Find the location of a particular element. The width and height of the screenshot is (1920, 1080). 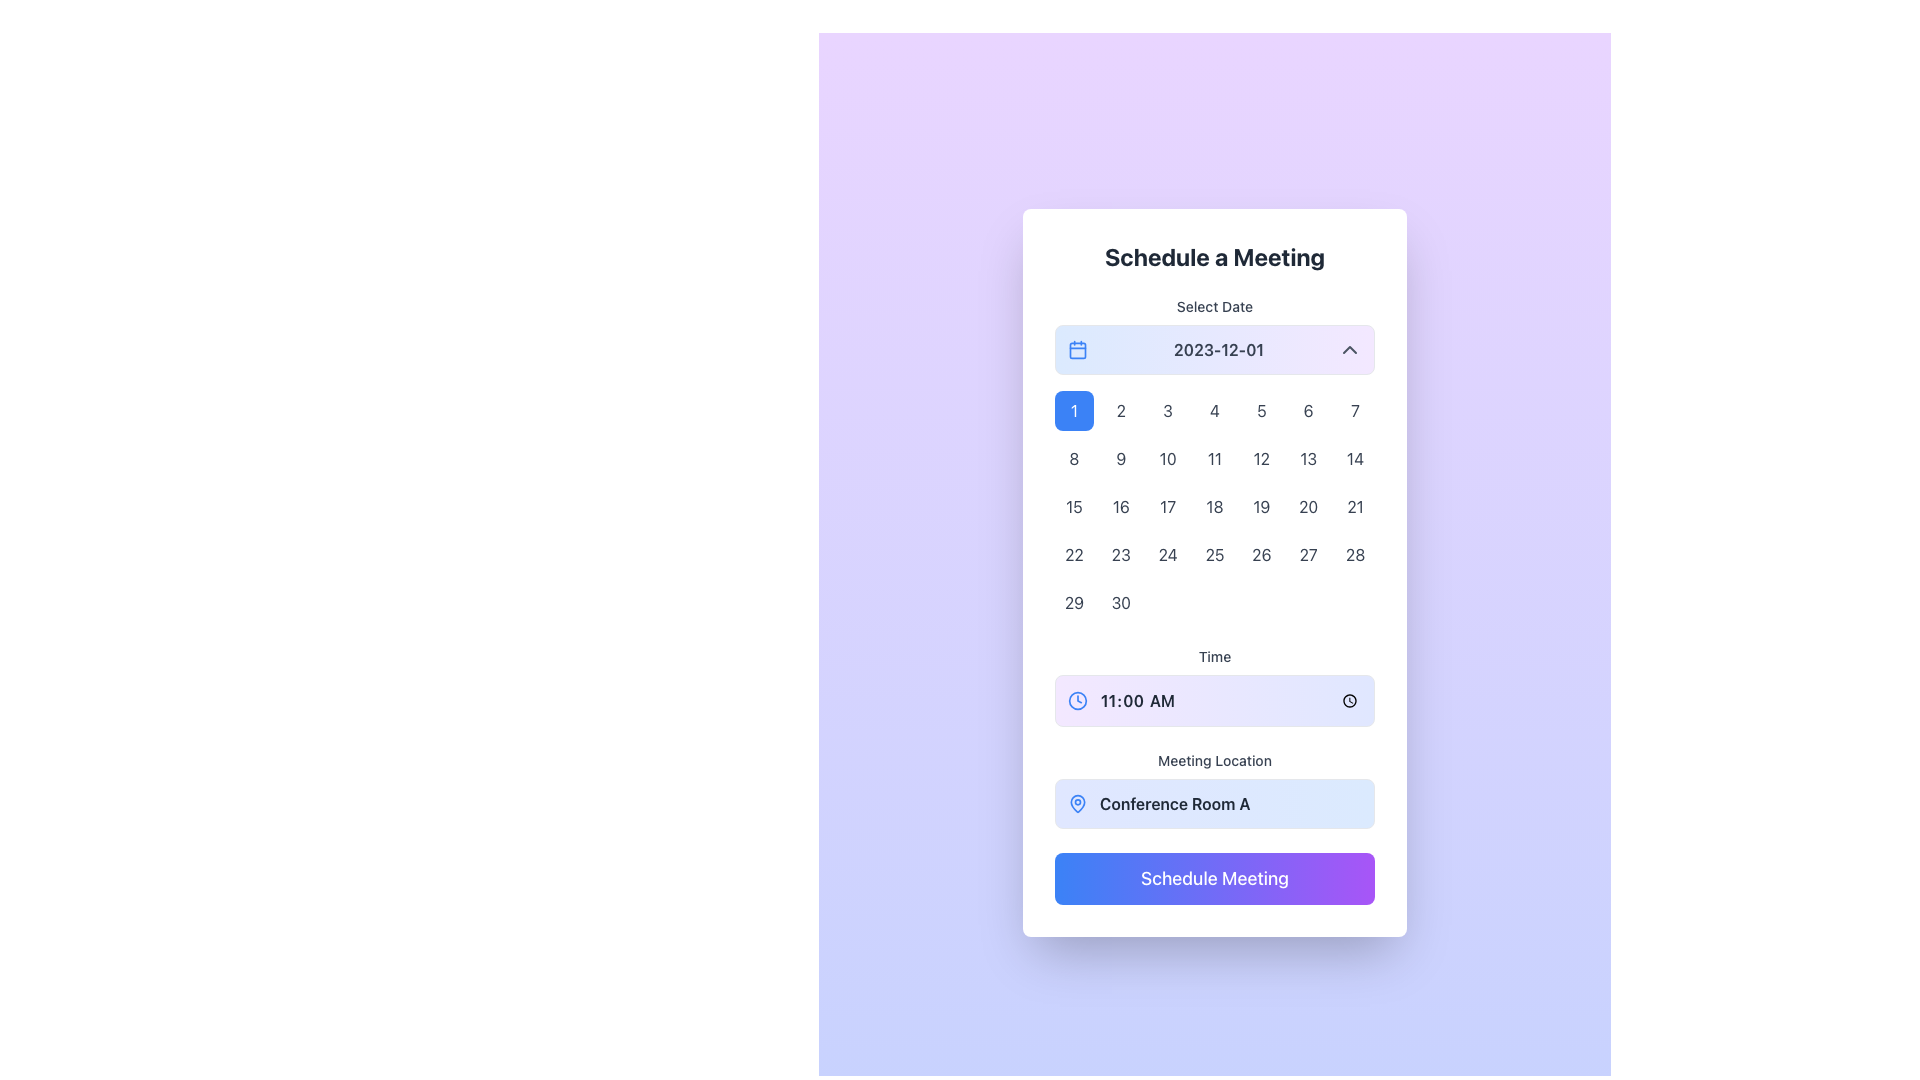

the interactive button displaying the date '17' in the calendar grid is located at coordinates (1167, 505).